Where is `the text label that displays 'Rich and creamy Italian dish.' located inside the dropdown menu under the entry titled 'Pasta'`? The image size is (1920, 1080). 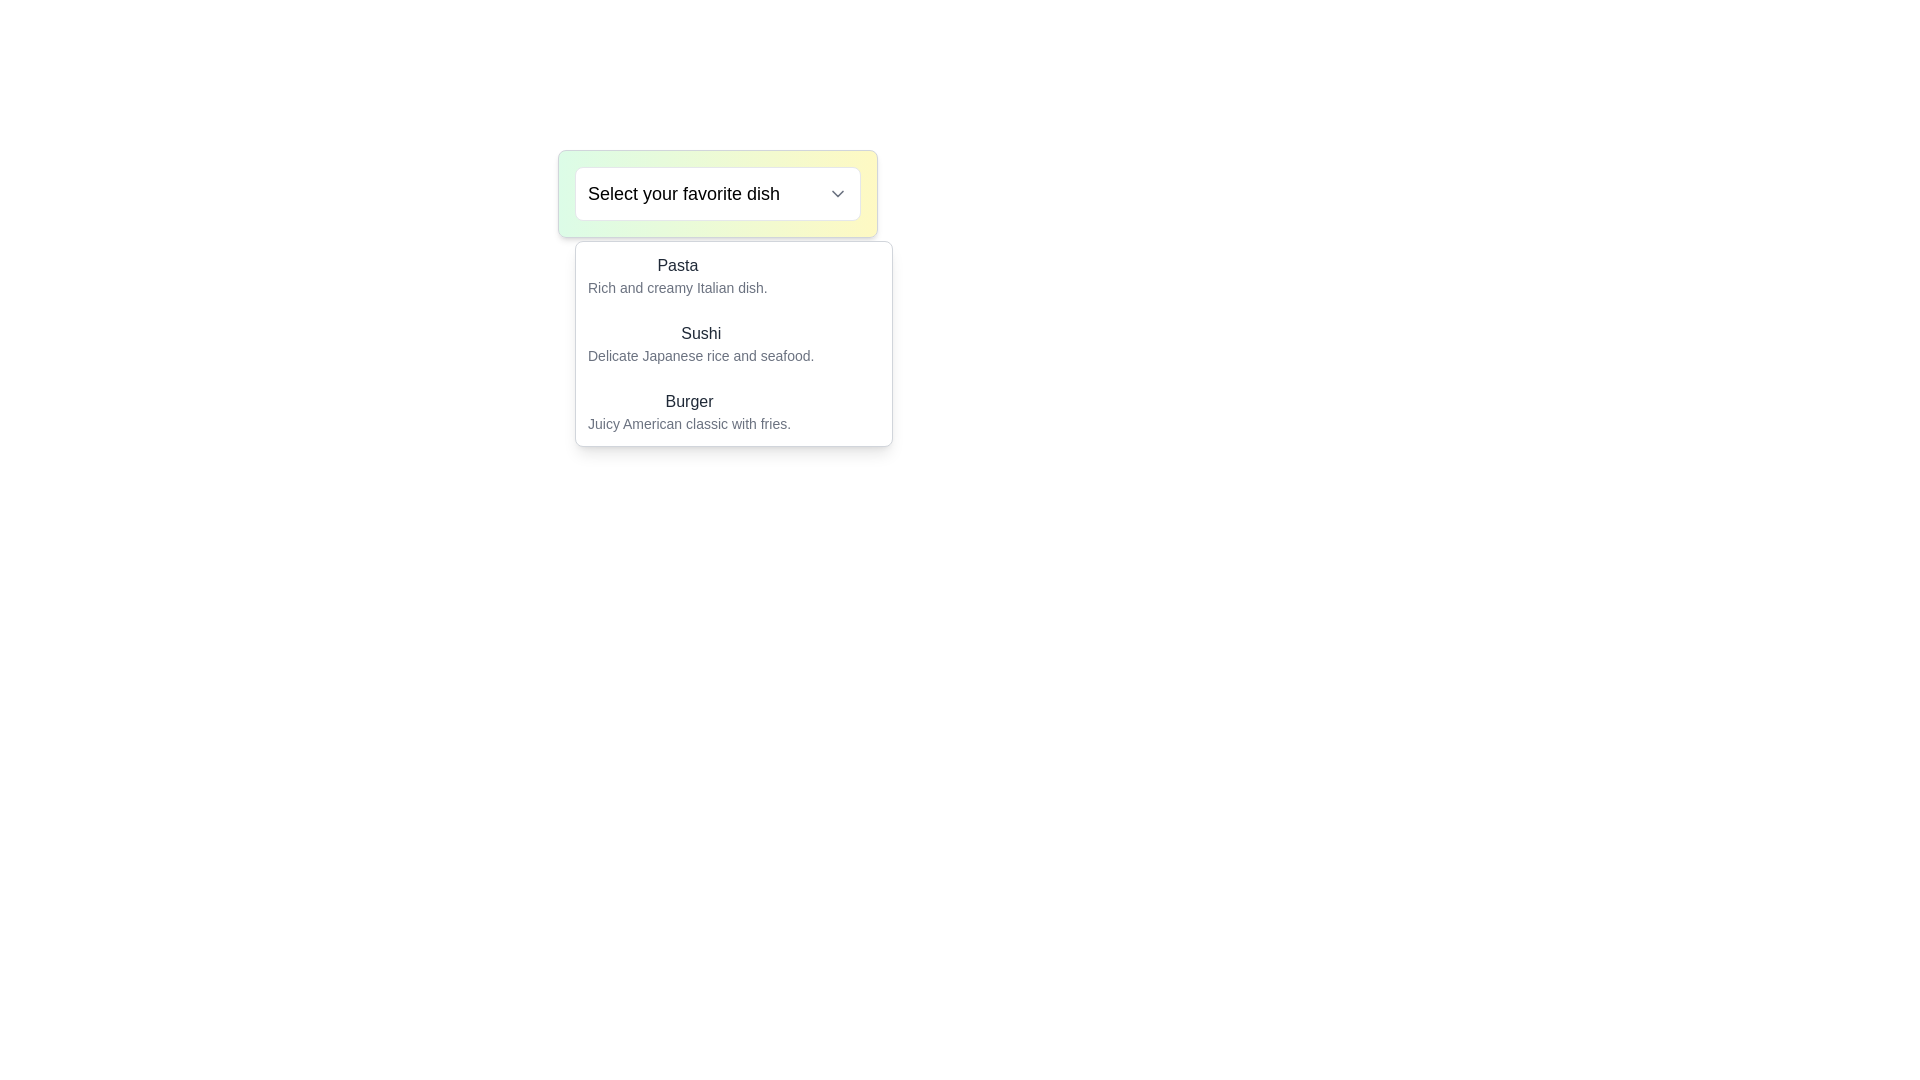
the text label that displays 'Rich and creamy Italian dish.' located inside the dropdown menu under the entry titled 'Pasta' is located at coordinates (677, 288).